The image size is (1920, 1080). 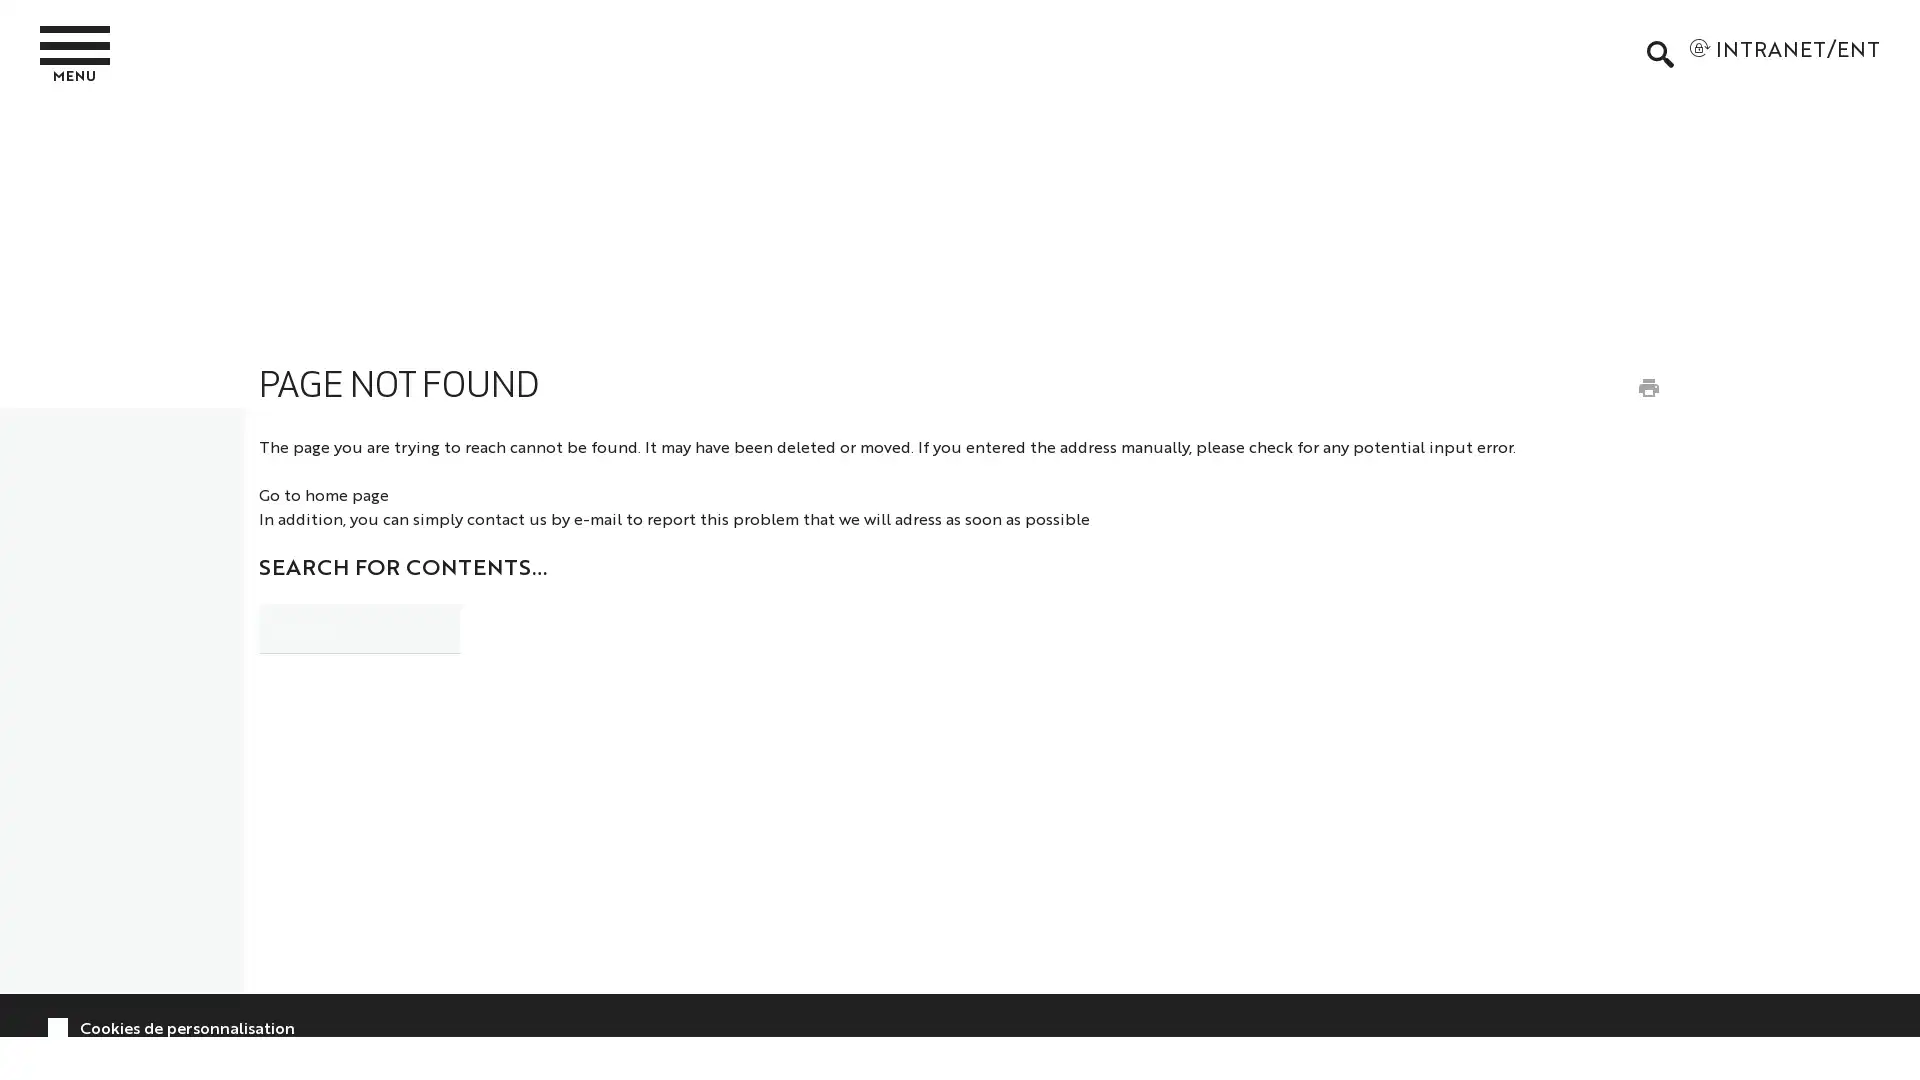 I want to click on SEARCH, so click(x=1659, y=53).